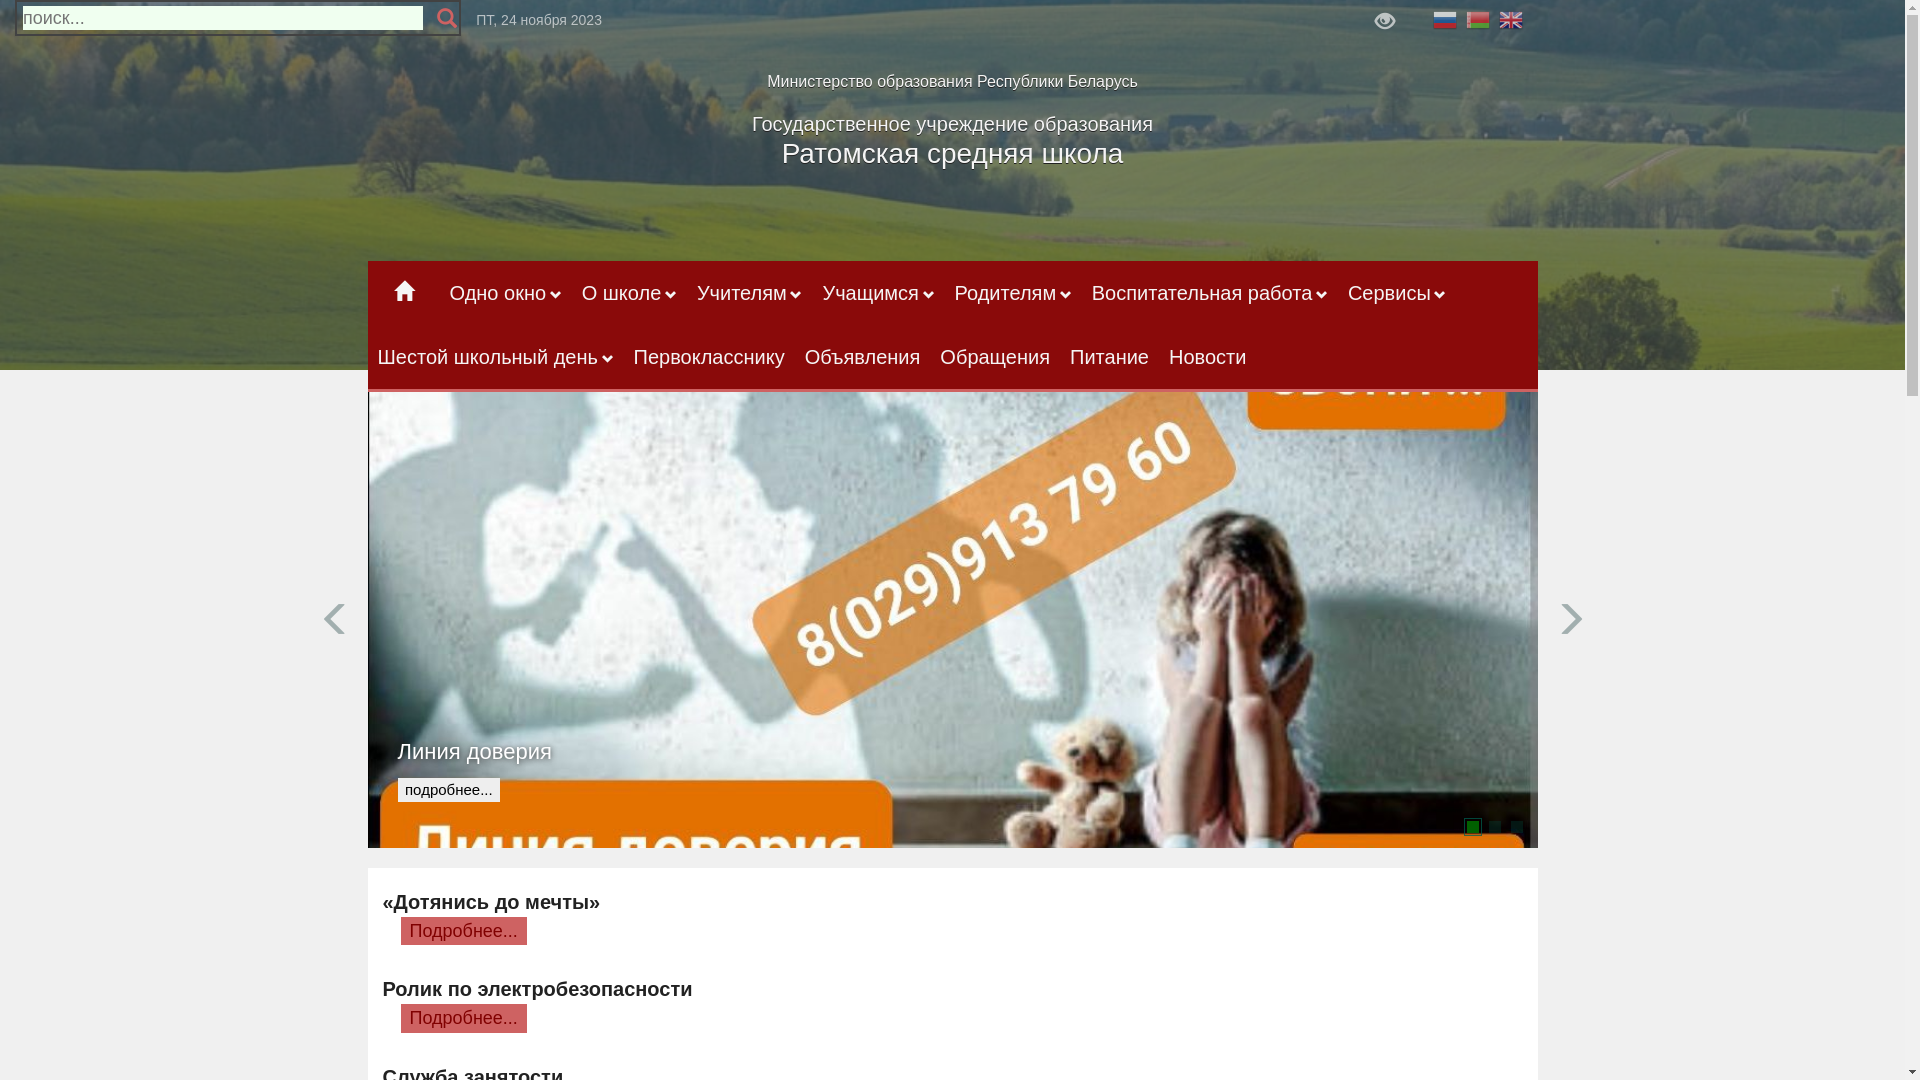 The height and width of the screenshot is (1080, 1920). I want to click on '2', so click(1488, 826).